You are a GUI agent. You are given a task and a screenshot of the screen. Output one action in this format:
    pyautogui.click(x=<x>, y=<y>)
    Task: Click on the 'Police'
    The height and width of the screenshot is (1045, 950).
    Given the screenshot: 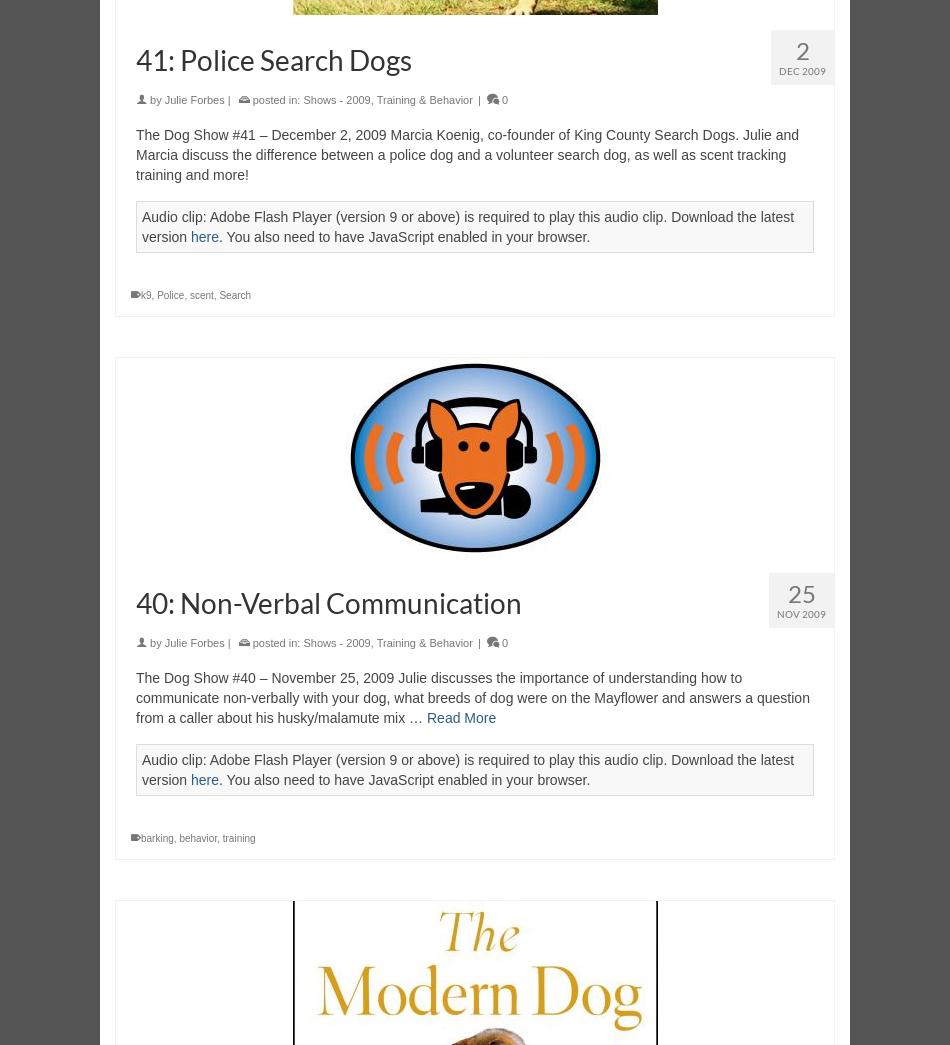 What is the action you would take?
    pyautogui.click(x=170, y=295)
    